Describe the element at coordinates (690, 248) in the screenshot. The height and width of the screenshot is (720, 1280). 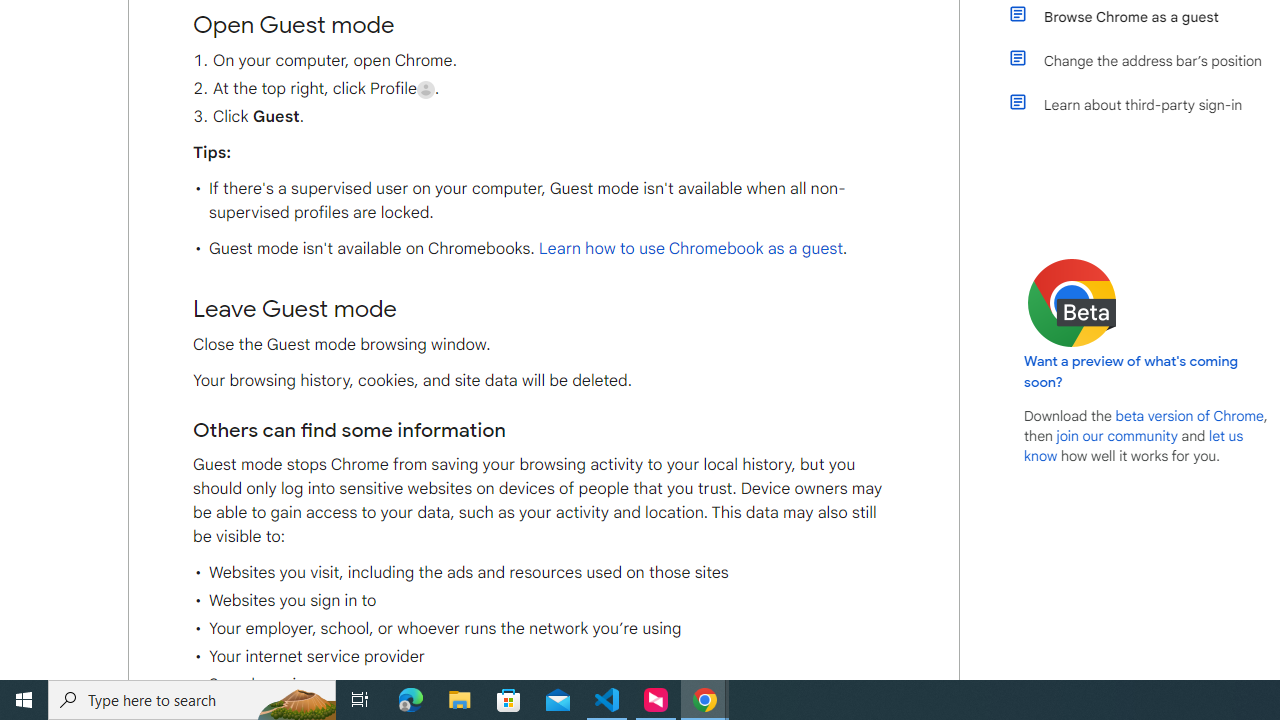
I see `'Learn how to use Chromebook as a guest'` at that location.